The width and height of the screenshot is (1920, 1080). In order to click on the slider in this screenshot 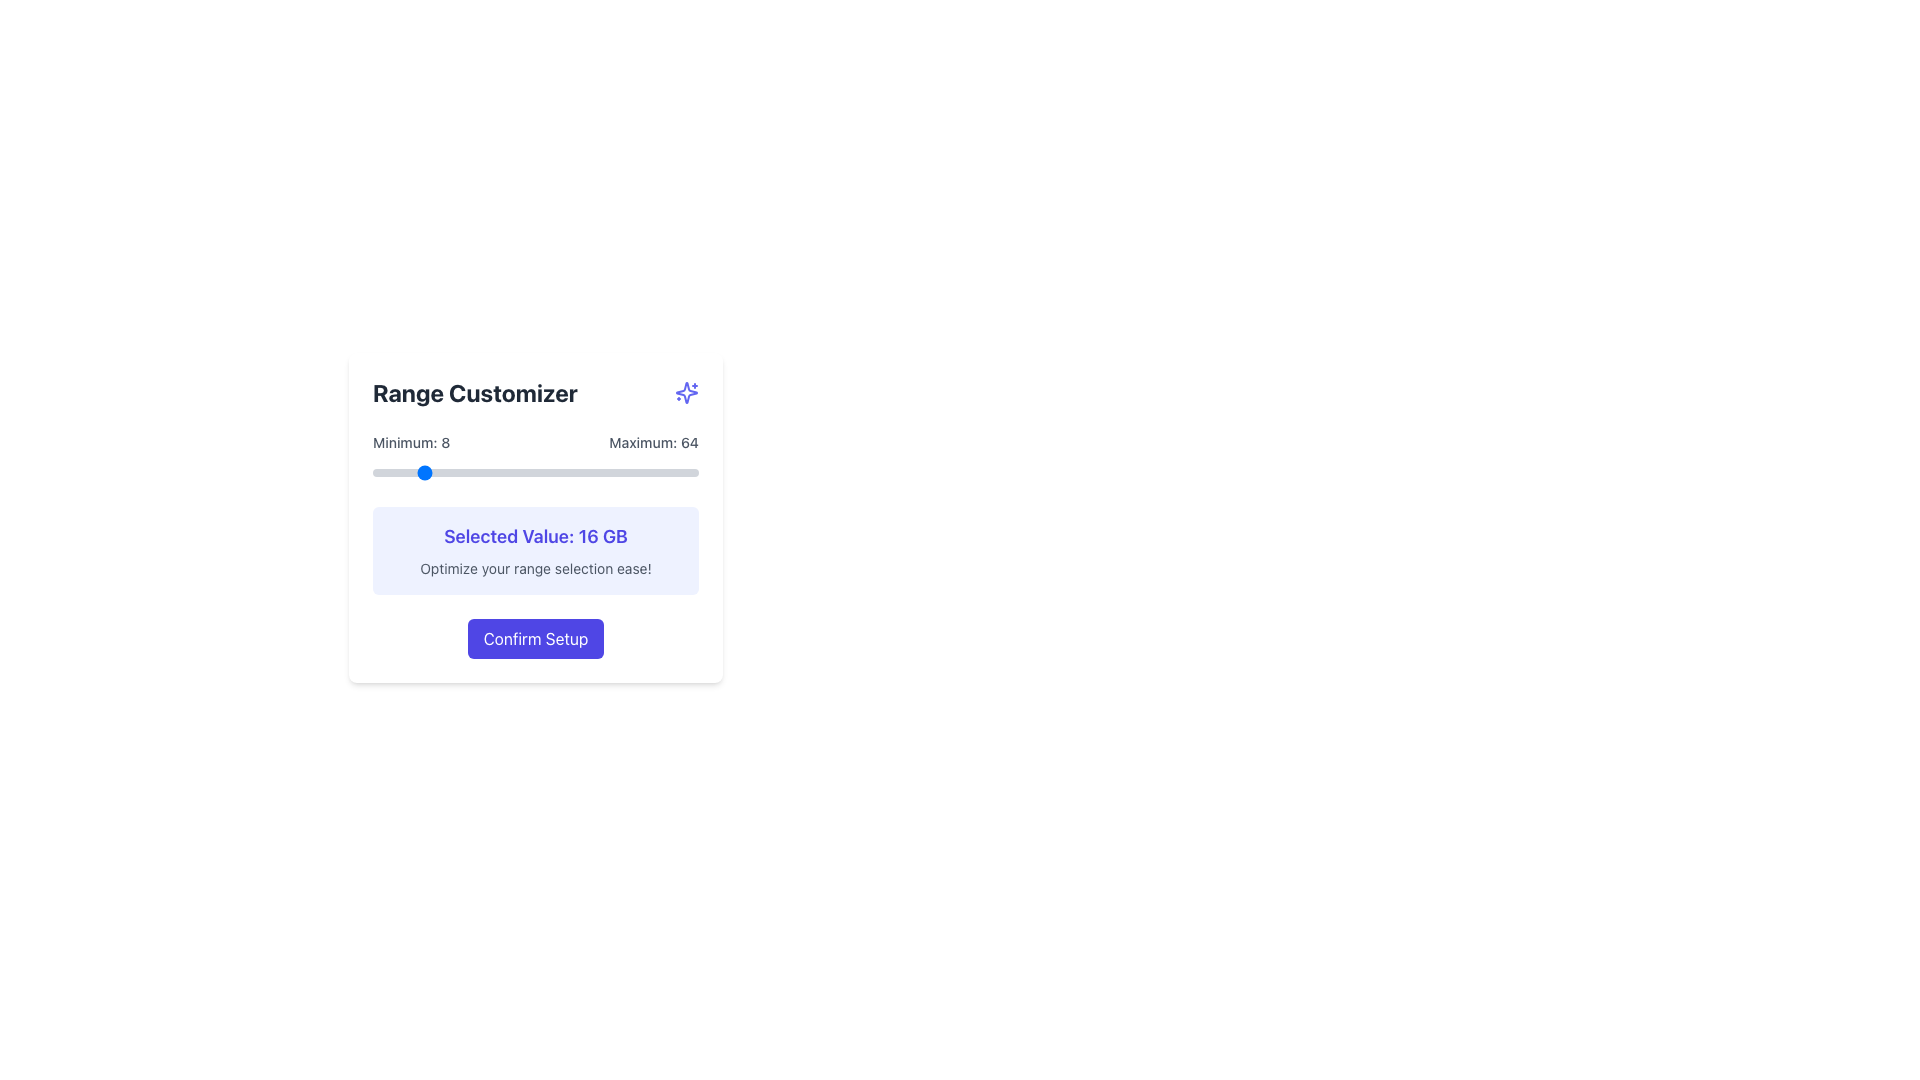, I will do `click(512, 473)`.